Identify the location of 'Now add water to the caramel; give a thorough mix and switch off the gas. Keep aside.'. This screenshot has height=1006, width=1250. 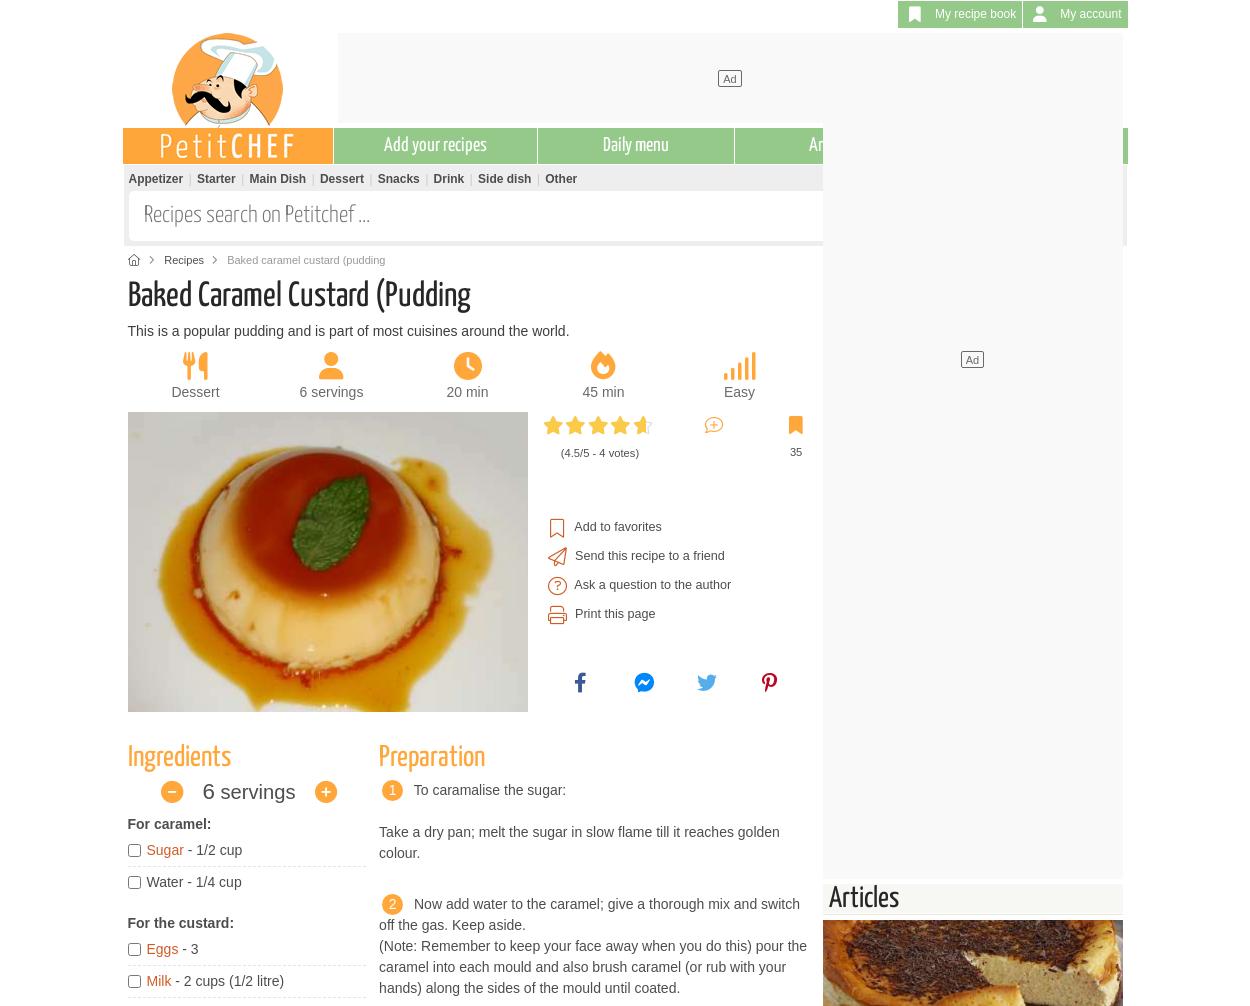
(588, 912).